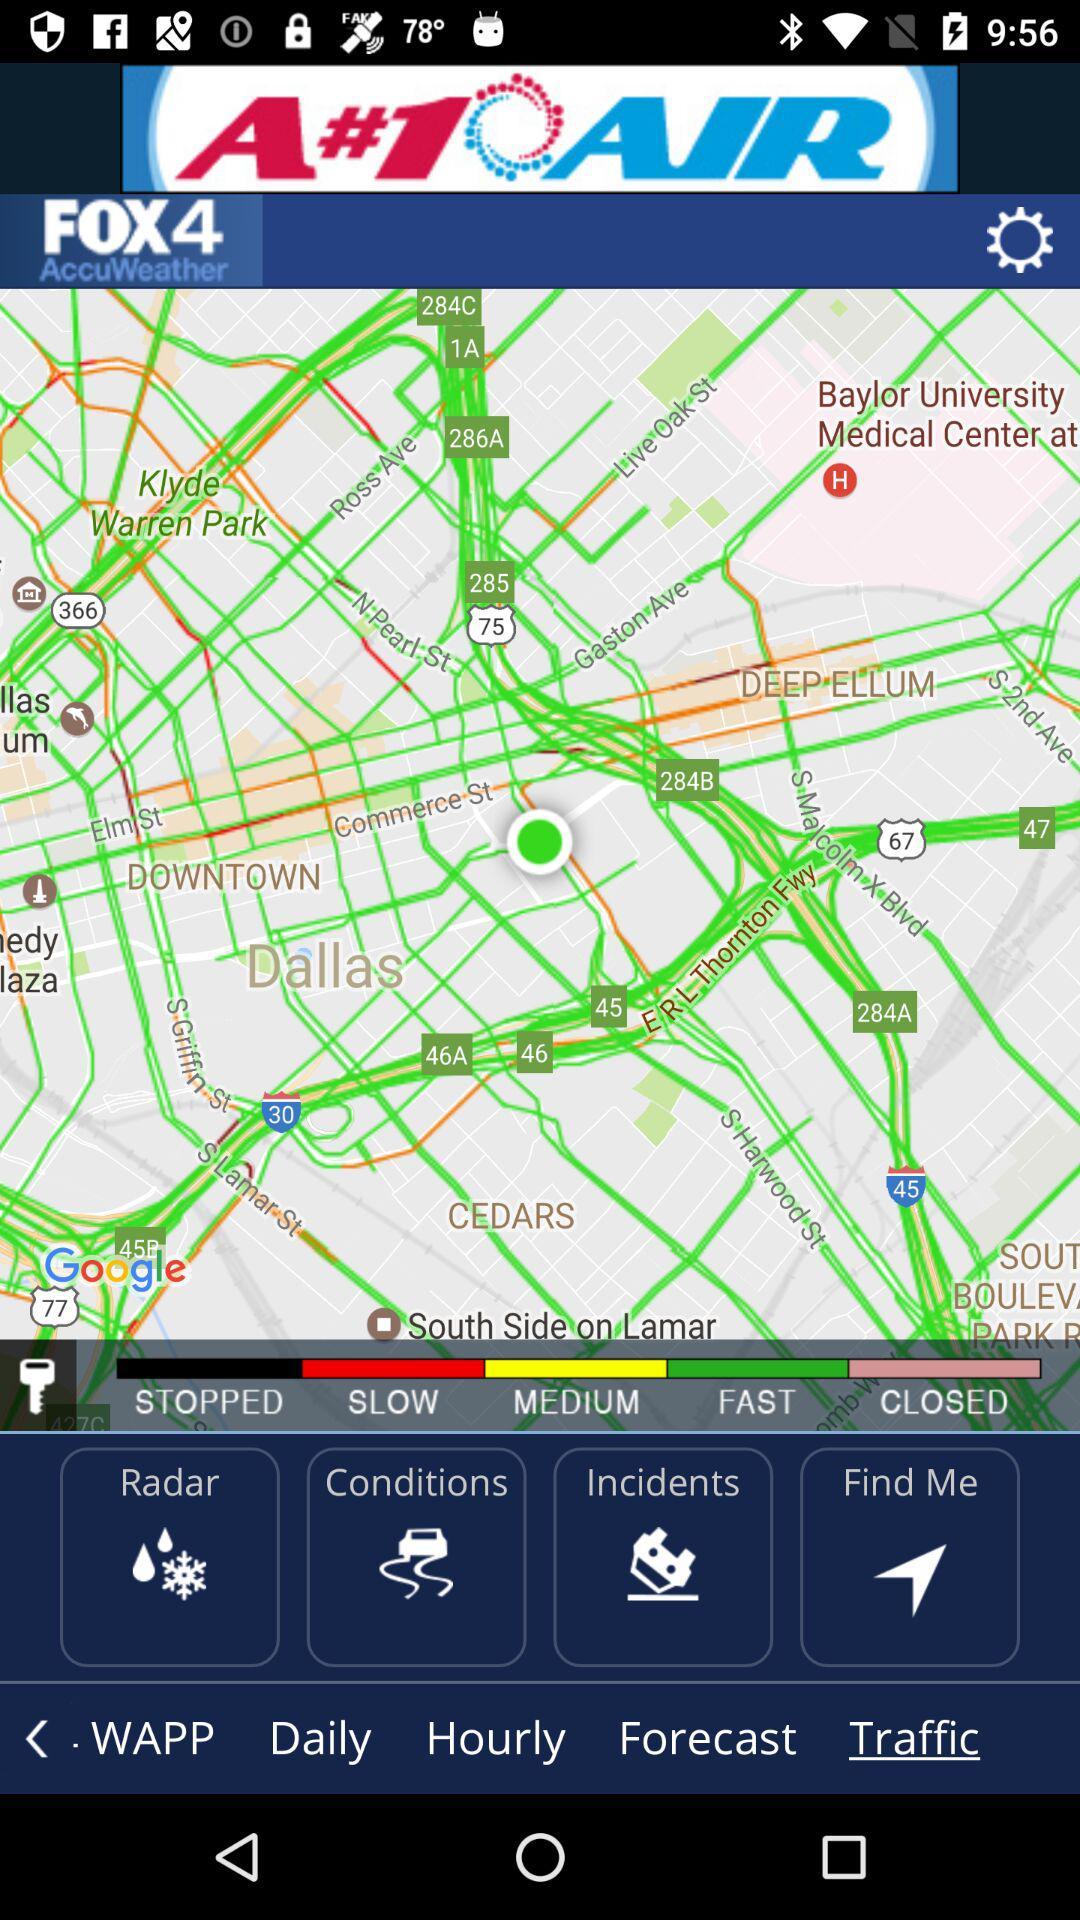  What do you see at coordinates (36, 1737) in the screenshot?
I see `go back` at bounding box center [36, 1737].